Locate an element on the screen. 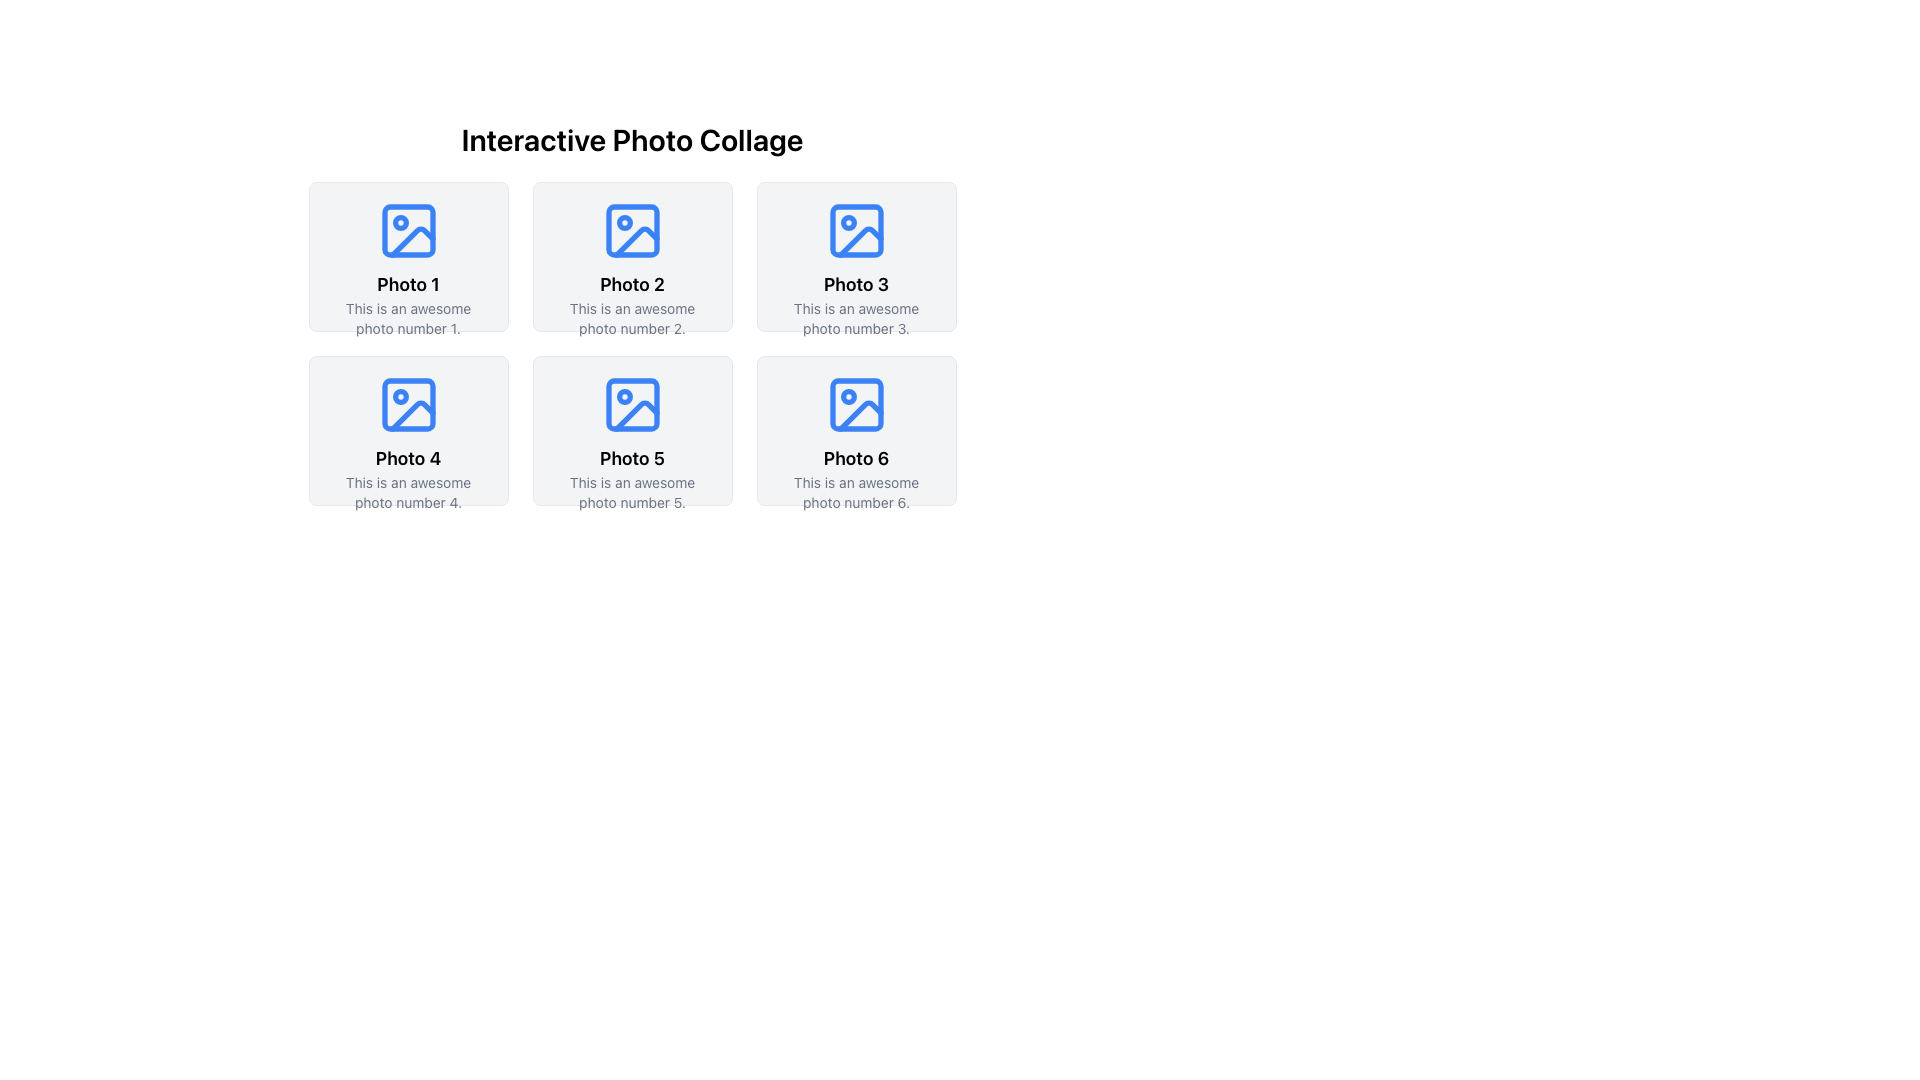 The height and width of the screenshot is (1080, 1920). the rectangular frame with rounded corners that represents the sixth image icon in a 2-row, 3-column grid, located below the label 'Photo 6' is located at coordinates (856, 405).